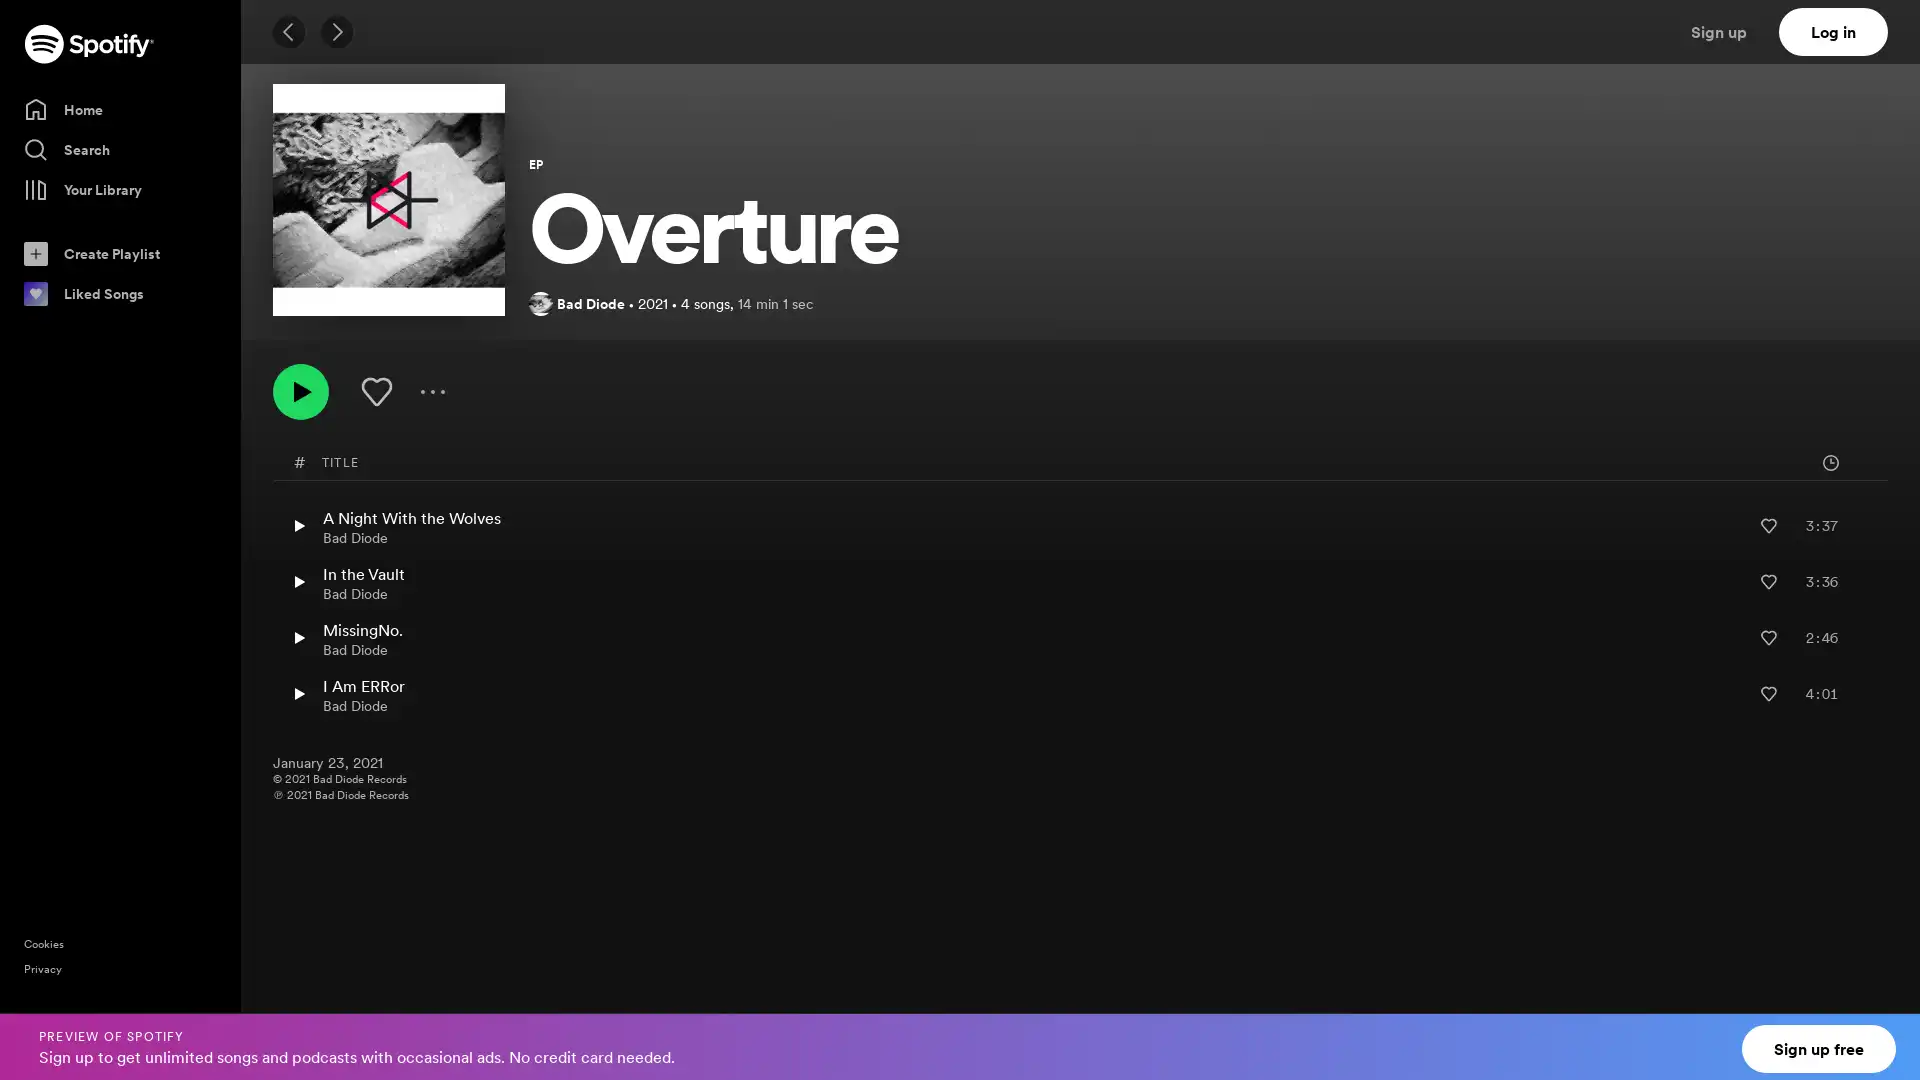  What do you see at coordinates (1819, 1048) in the screenshot?
I see `Sign up free` at bounding box center [1819, 1048].